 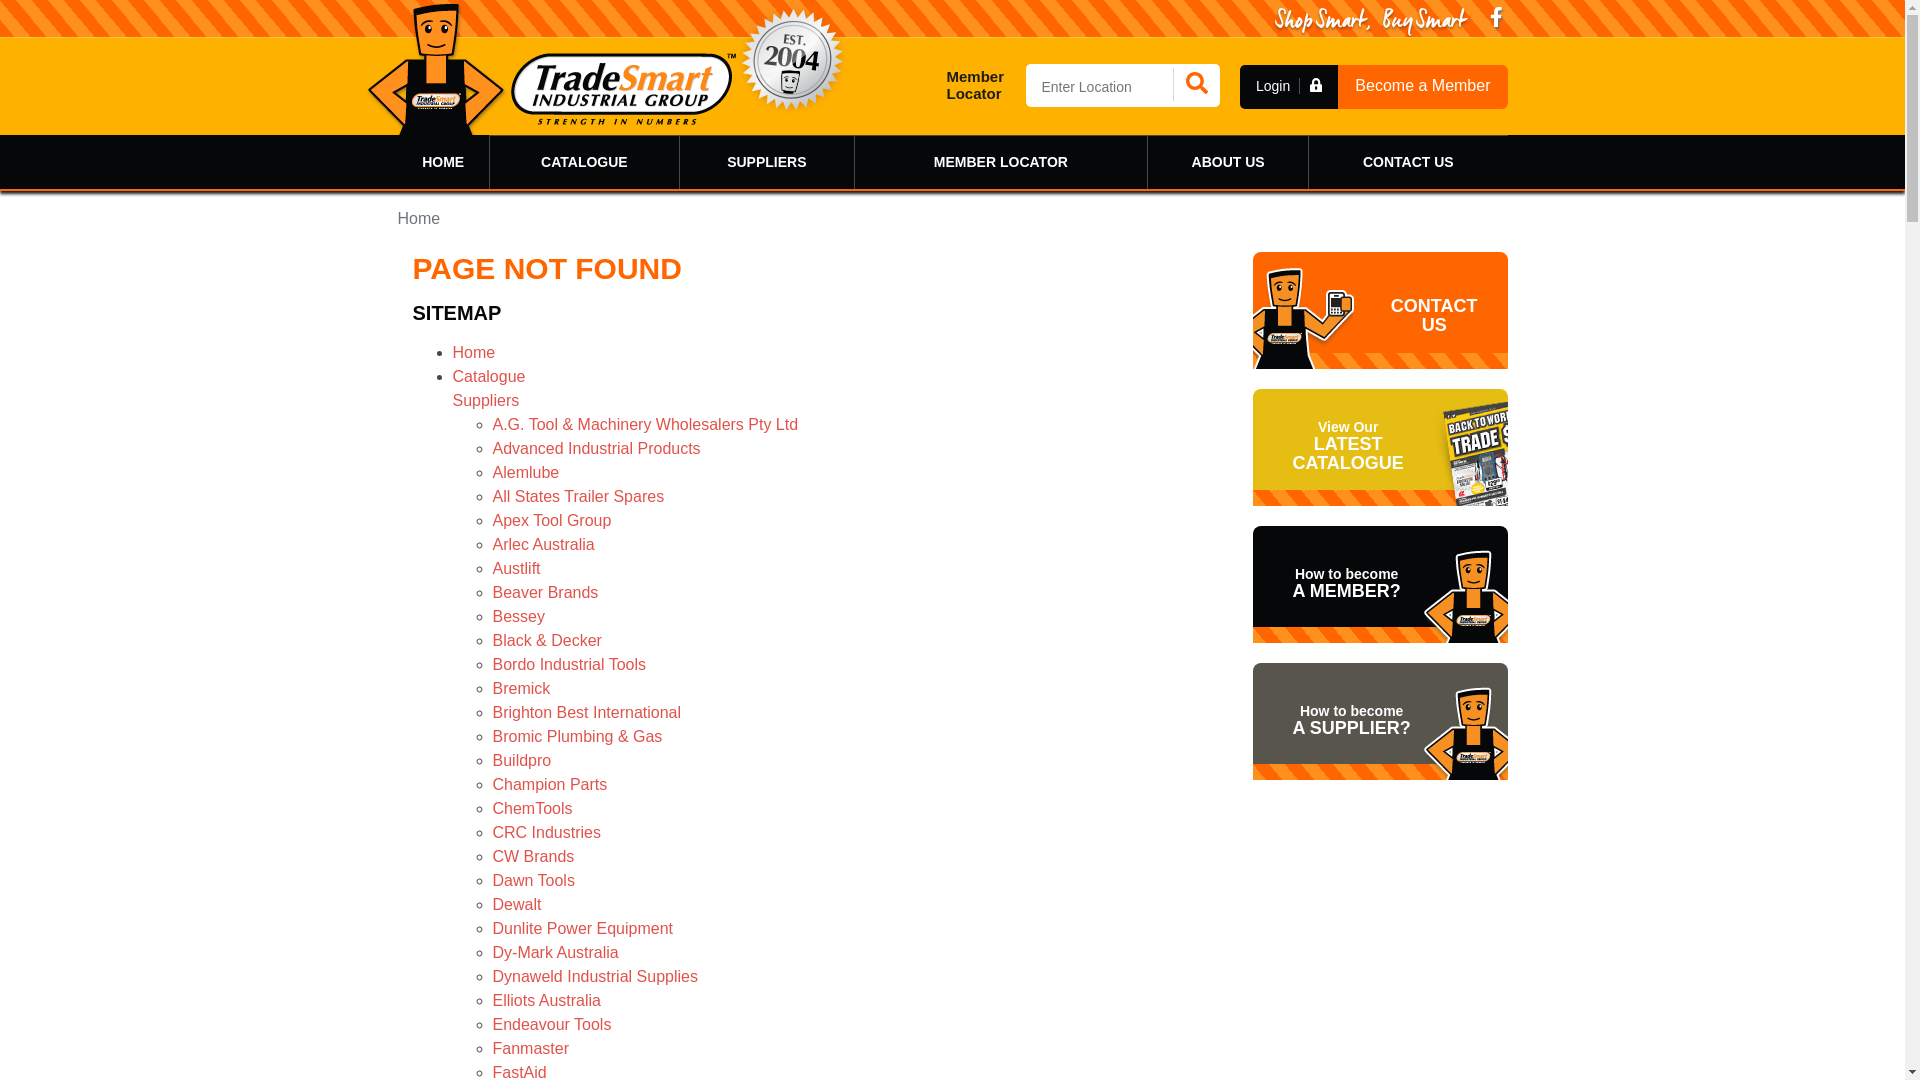 What do you see at coordinates (491, 568) in the screenshot?
I see `'Austlift'` at bounding box center [491, 568].